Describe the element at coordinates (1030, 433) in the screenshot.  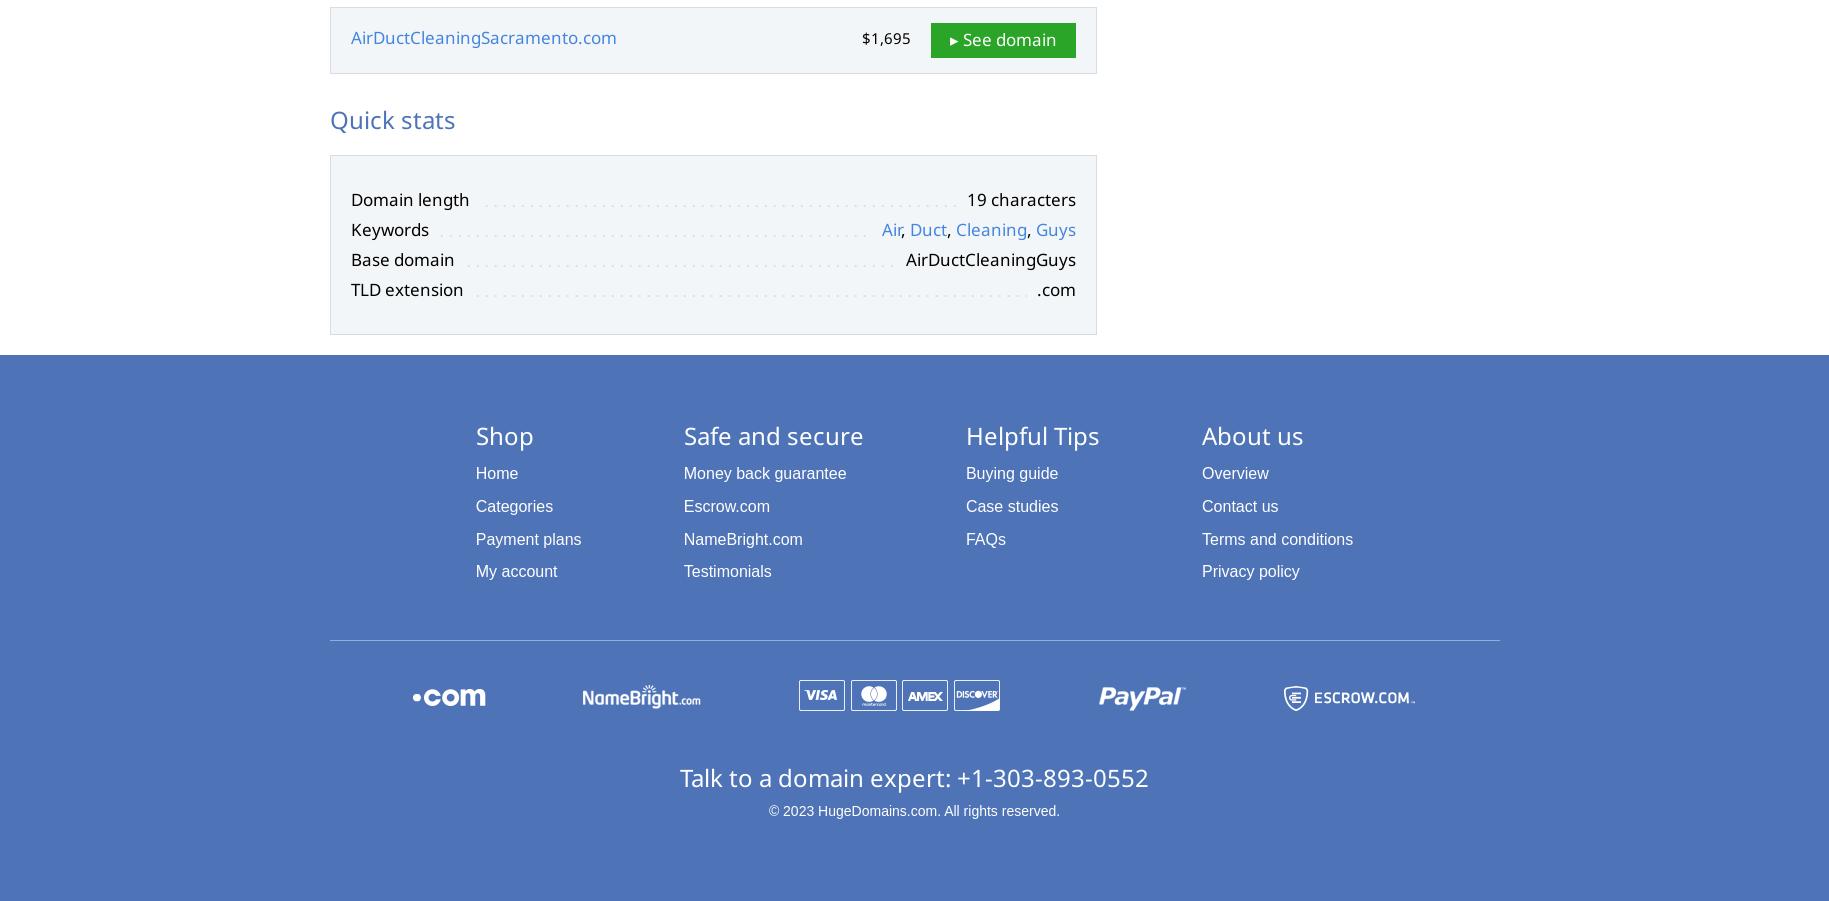
I see `'Helpful Tips'` at that location.